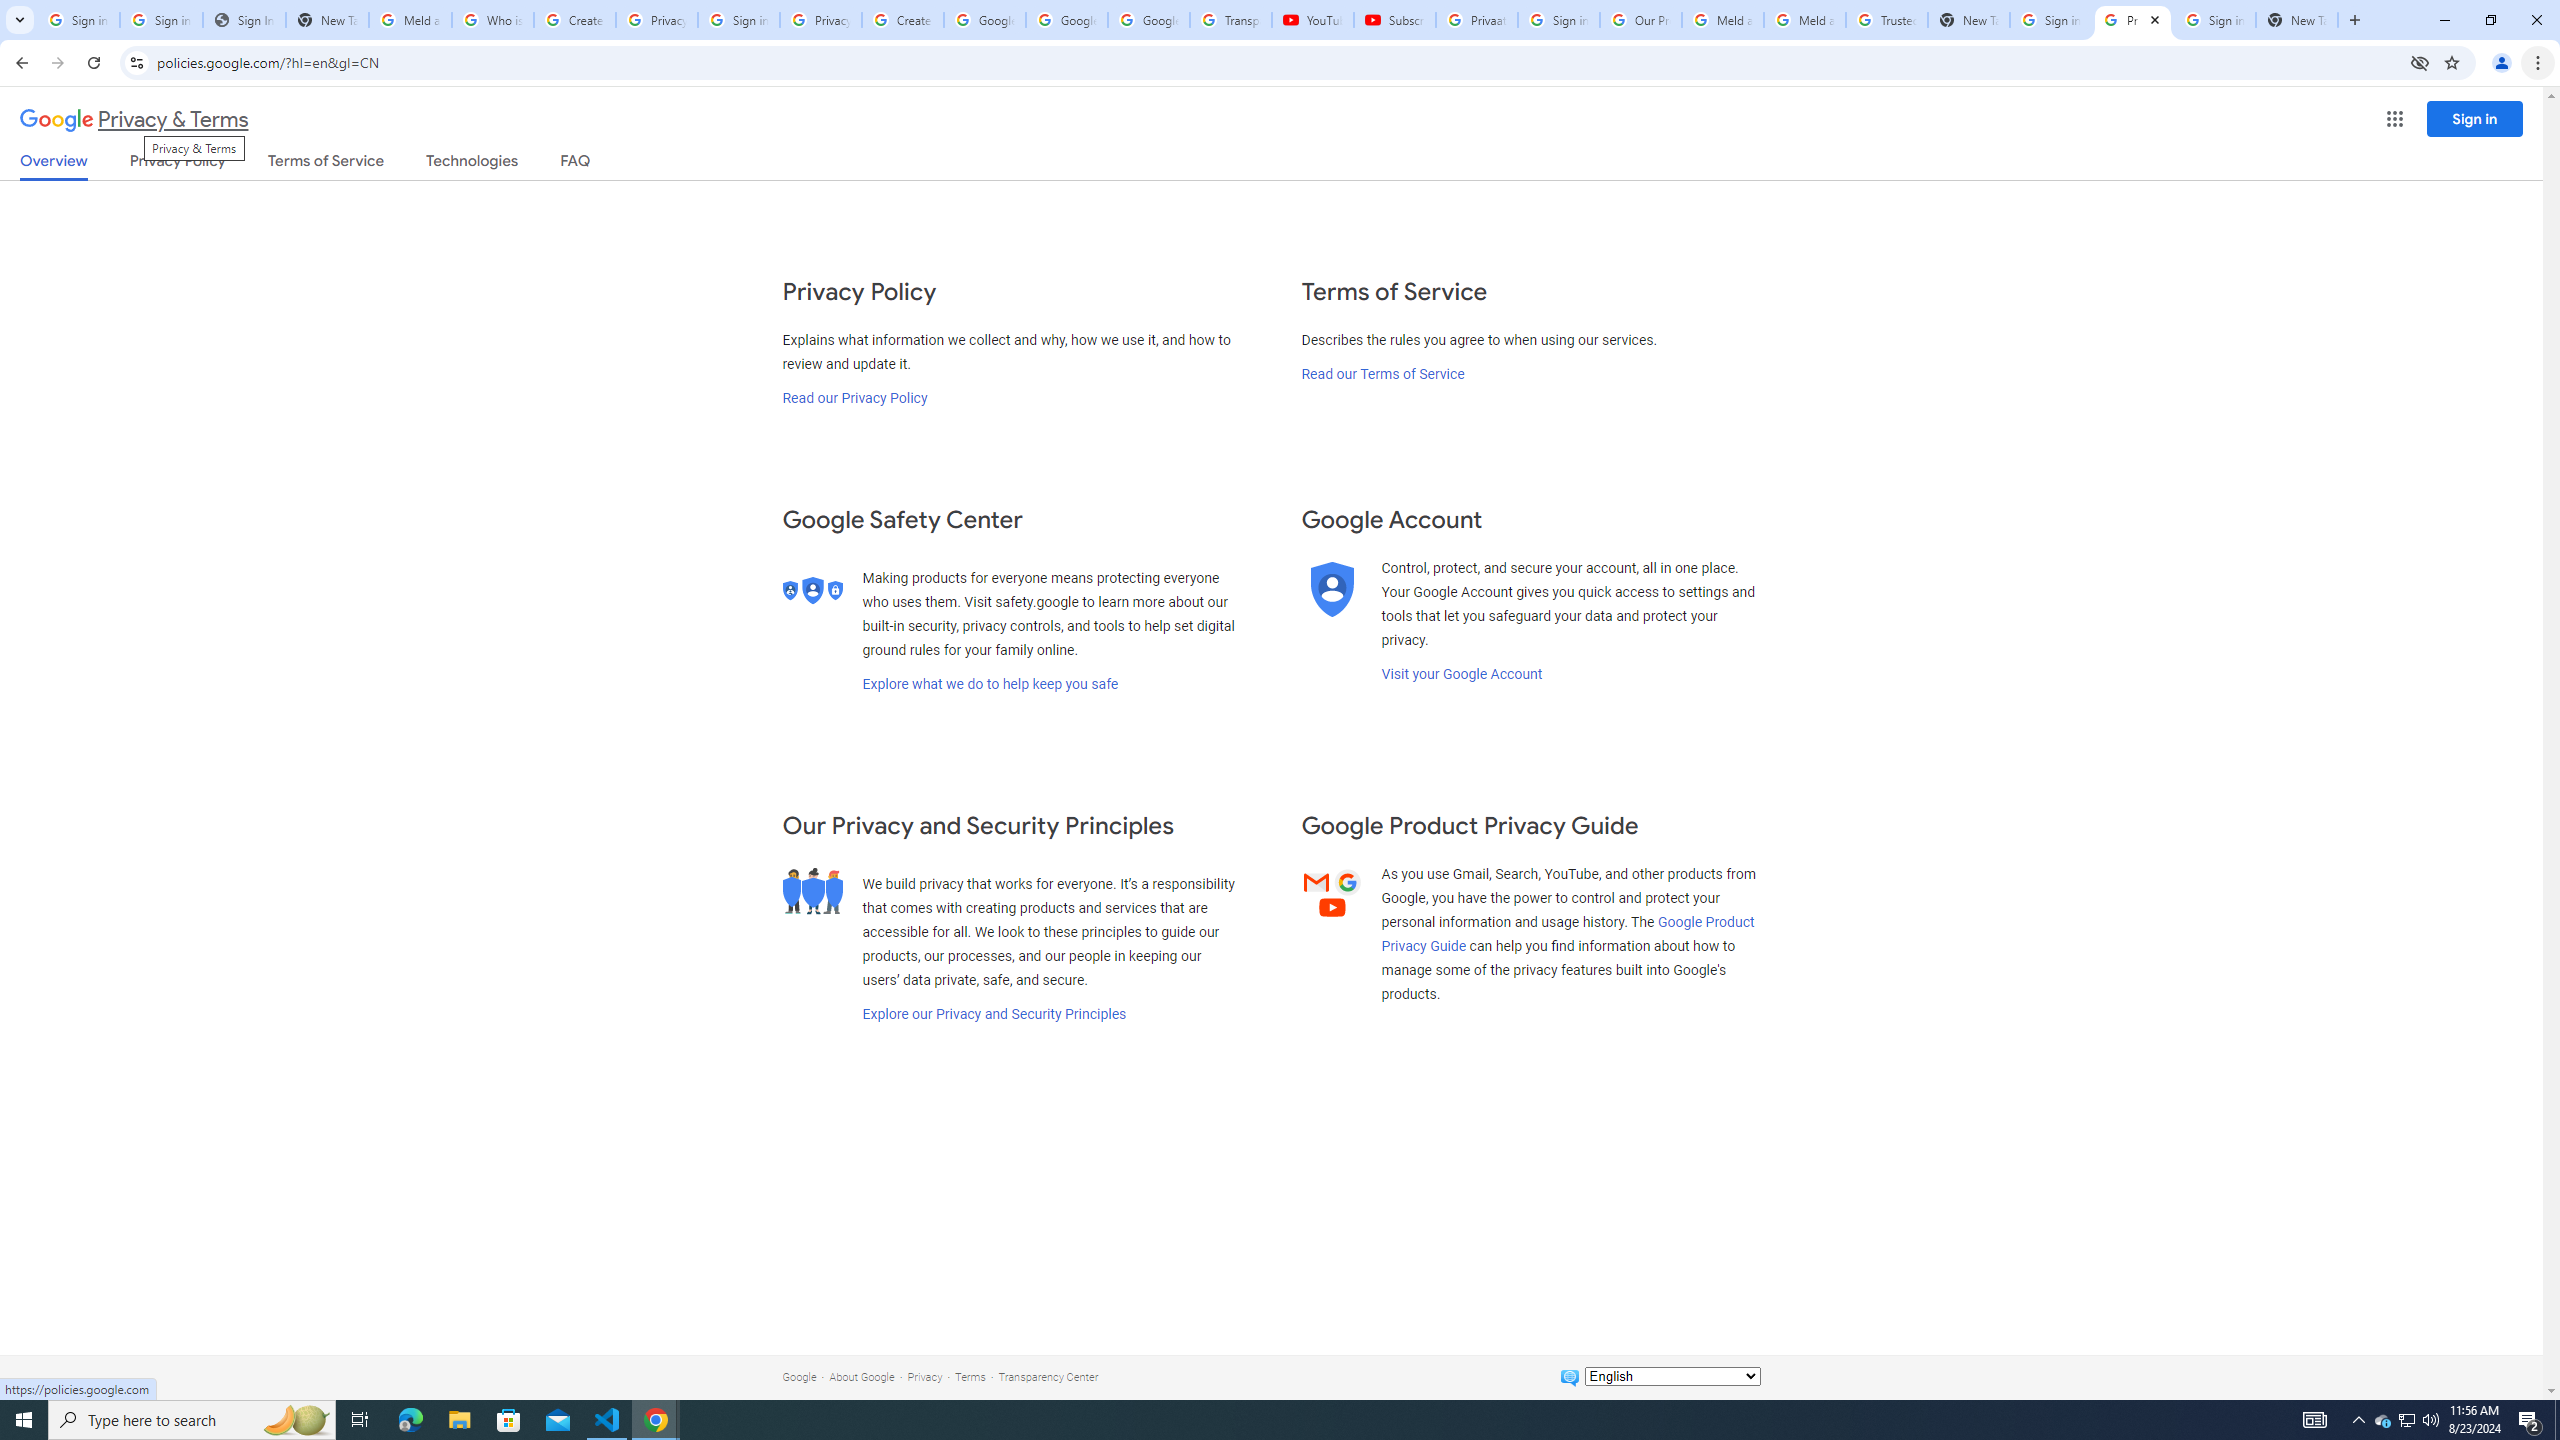 The width and height of the screenshot is (2560, 1440). What do you see at coordinates (134, 119) in the screenshot?
I see `'Privacy & Terms'` at bounding box center [134, 119].